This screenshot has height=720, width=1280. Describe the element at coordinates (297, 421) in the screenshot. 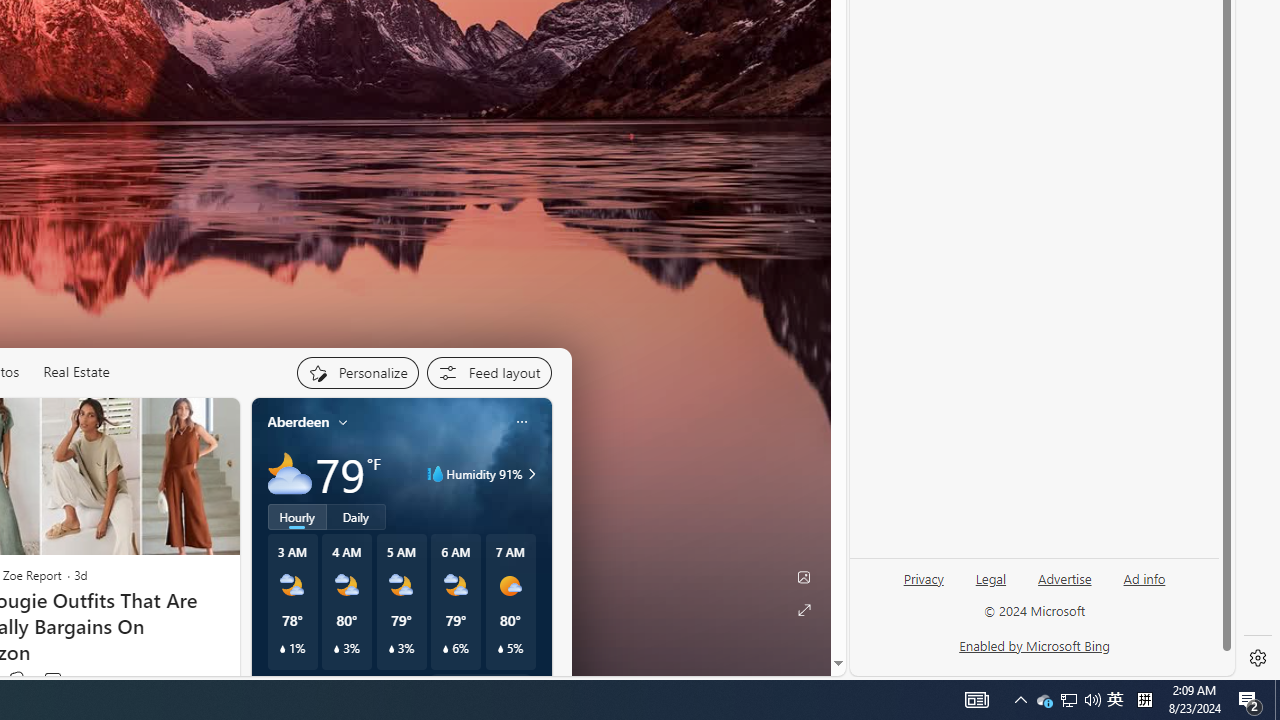

I see `'Aberdeen'` at that location.